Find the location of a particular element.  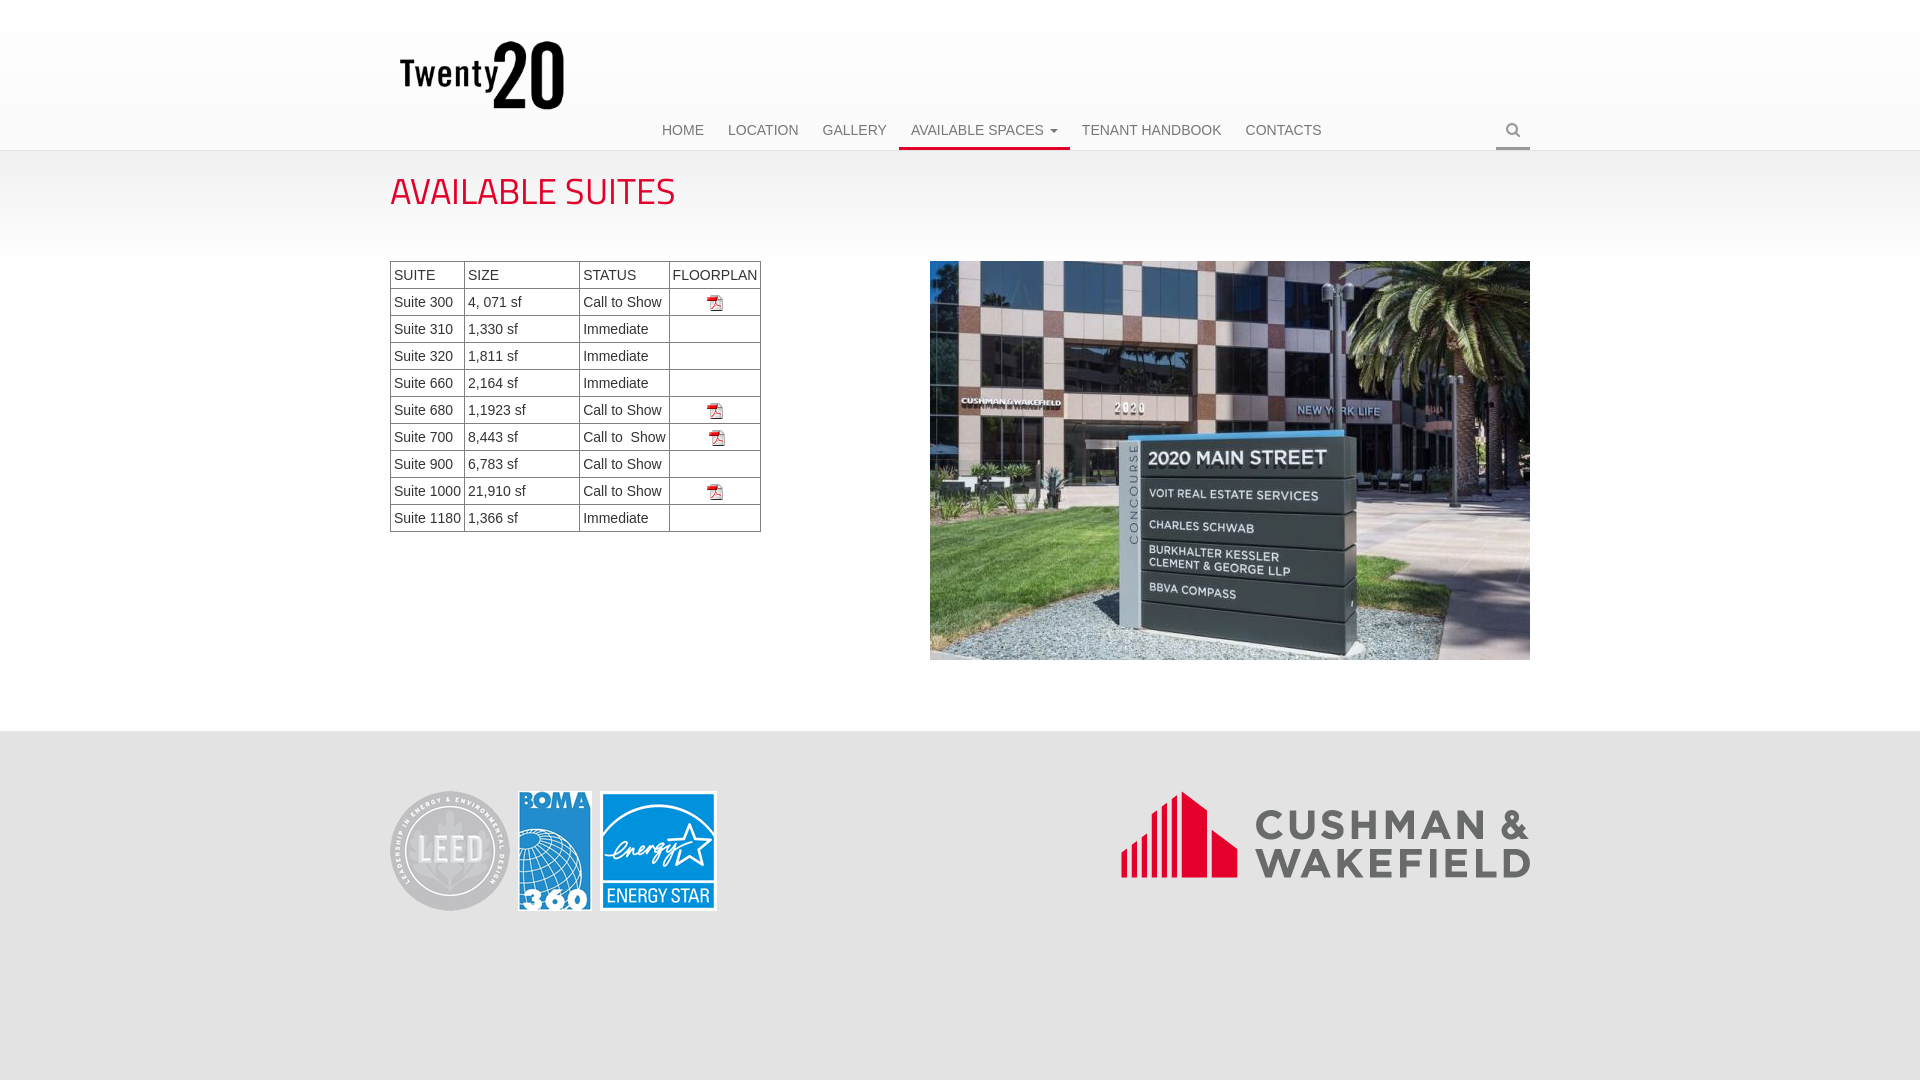

'2020_-_Suite_680.pdf' is located at coordinates (715, 408).